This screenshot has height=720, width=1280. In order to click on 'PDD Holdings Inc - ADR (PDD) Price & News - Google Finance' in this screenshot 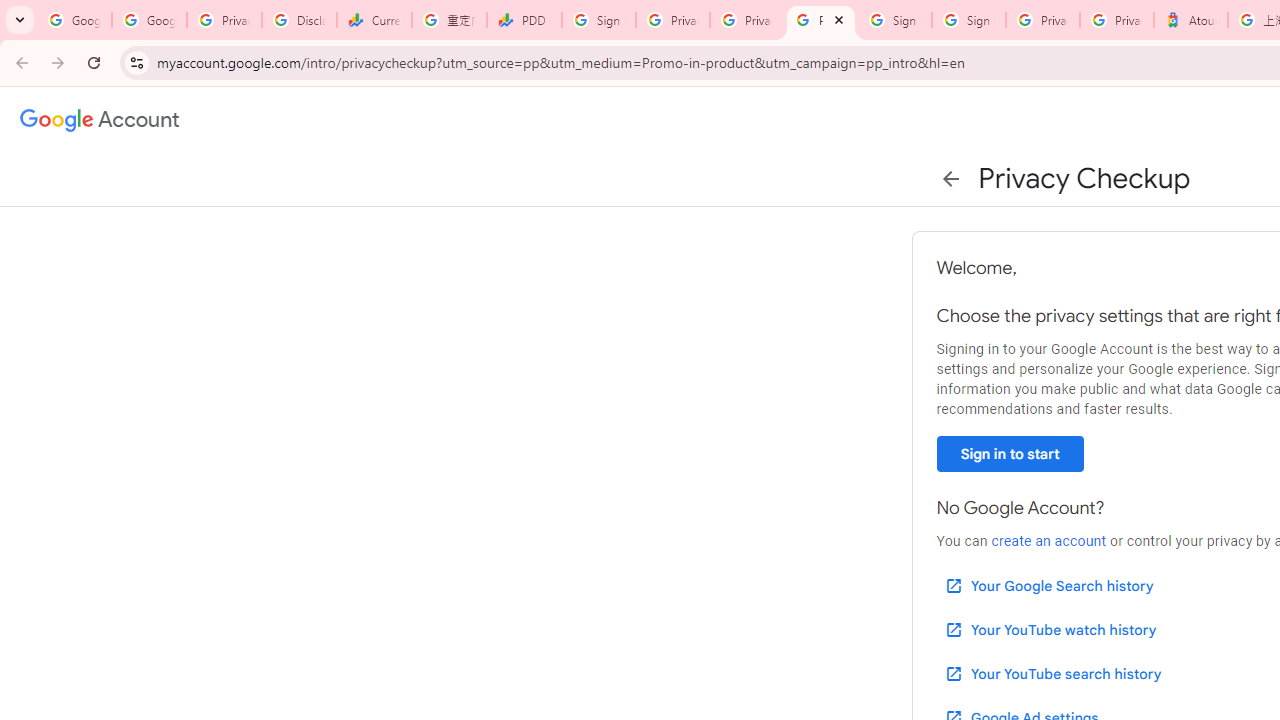, I will do `click(524, 20)`.